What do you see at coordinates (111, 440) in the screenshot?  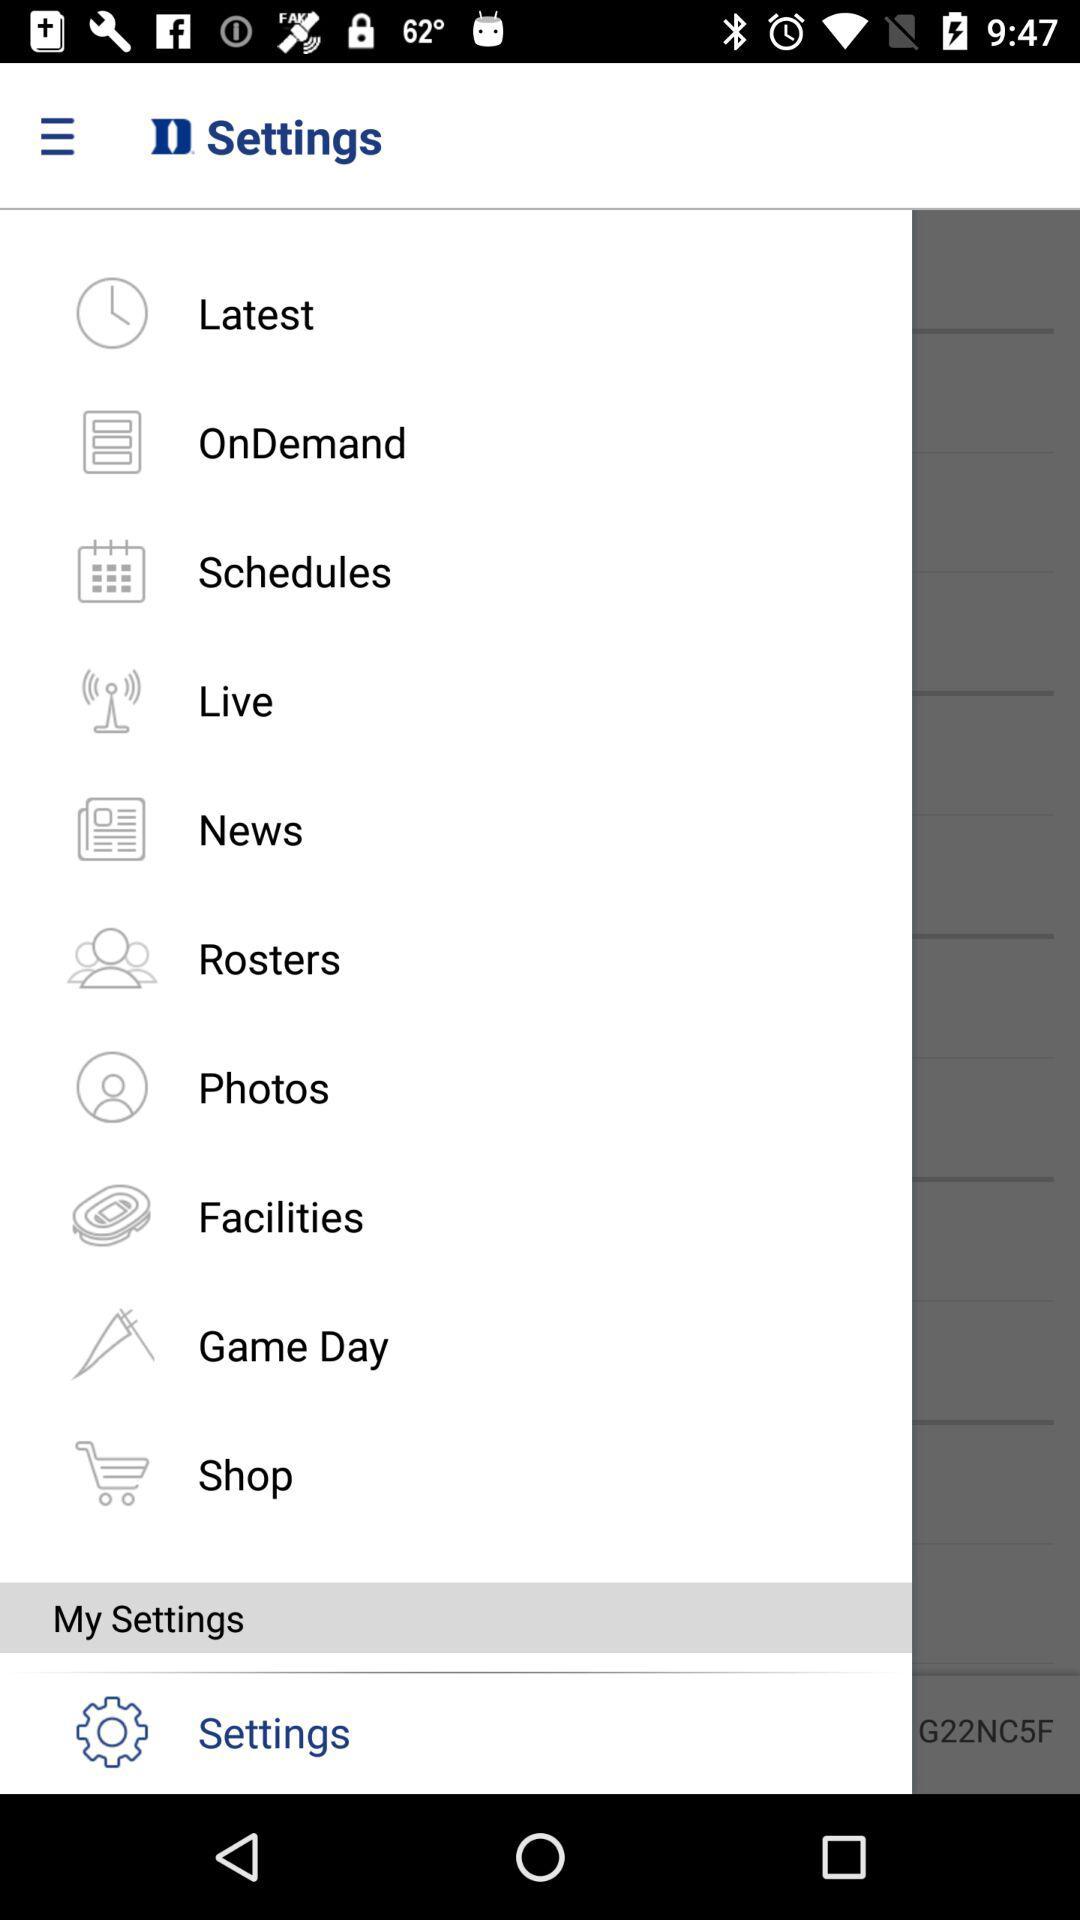 I see `the icon left to the text ondemand` at bounding box center [111, 440].